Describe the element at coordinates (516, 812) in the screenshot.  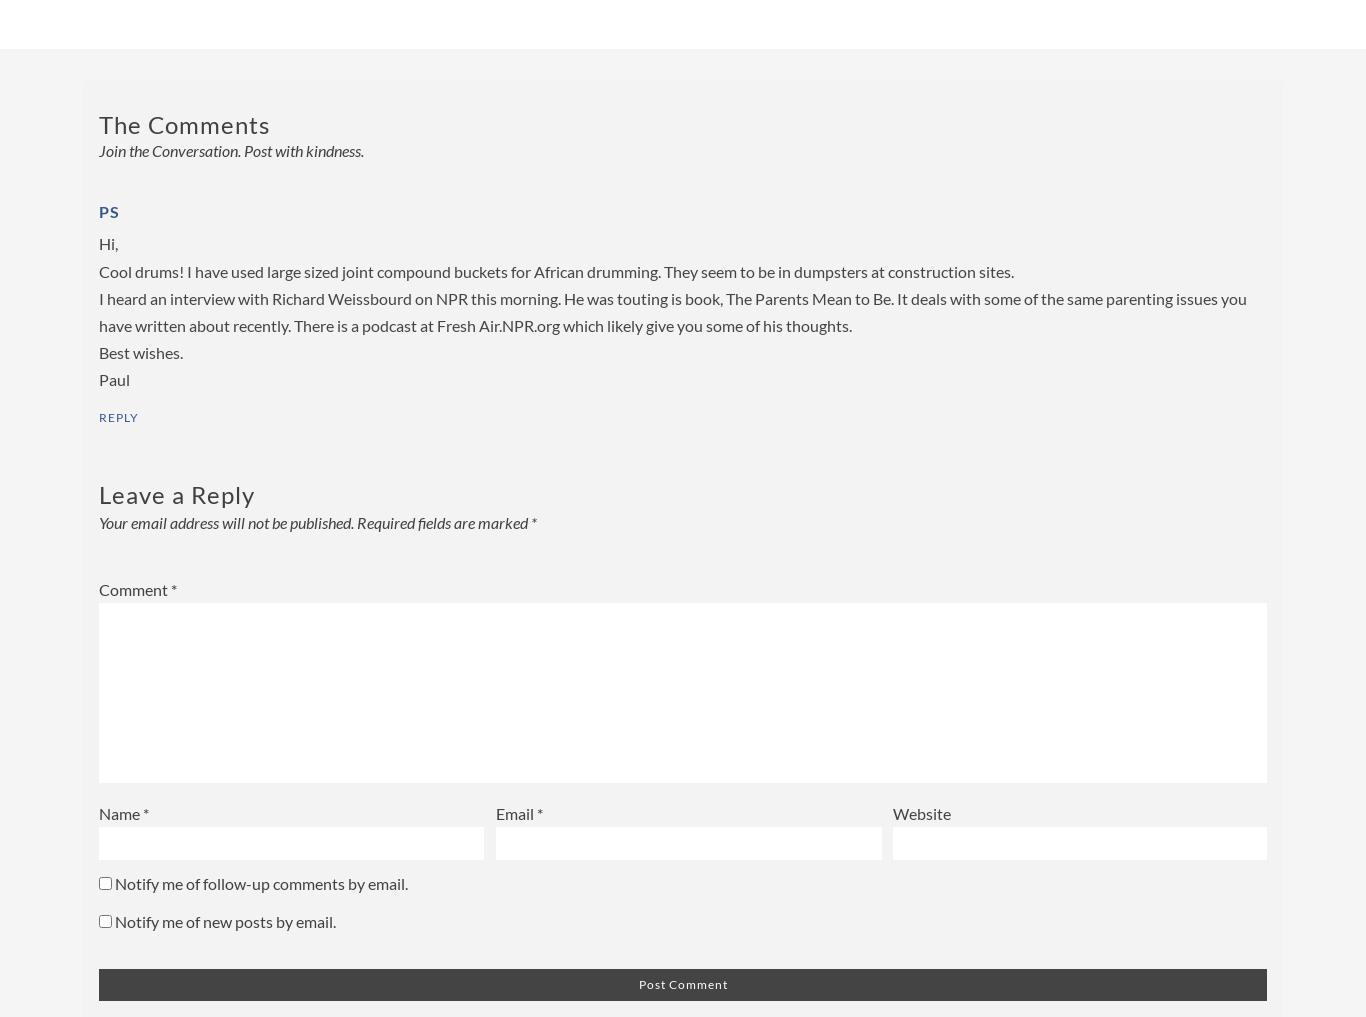
I see `'Email'` at that location.